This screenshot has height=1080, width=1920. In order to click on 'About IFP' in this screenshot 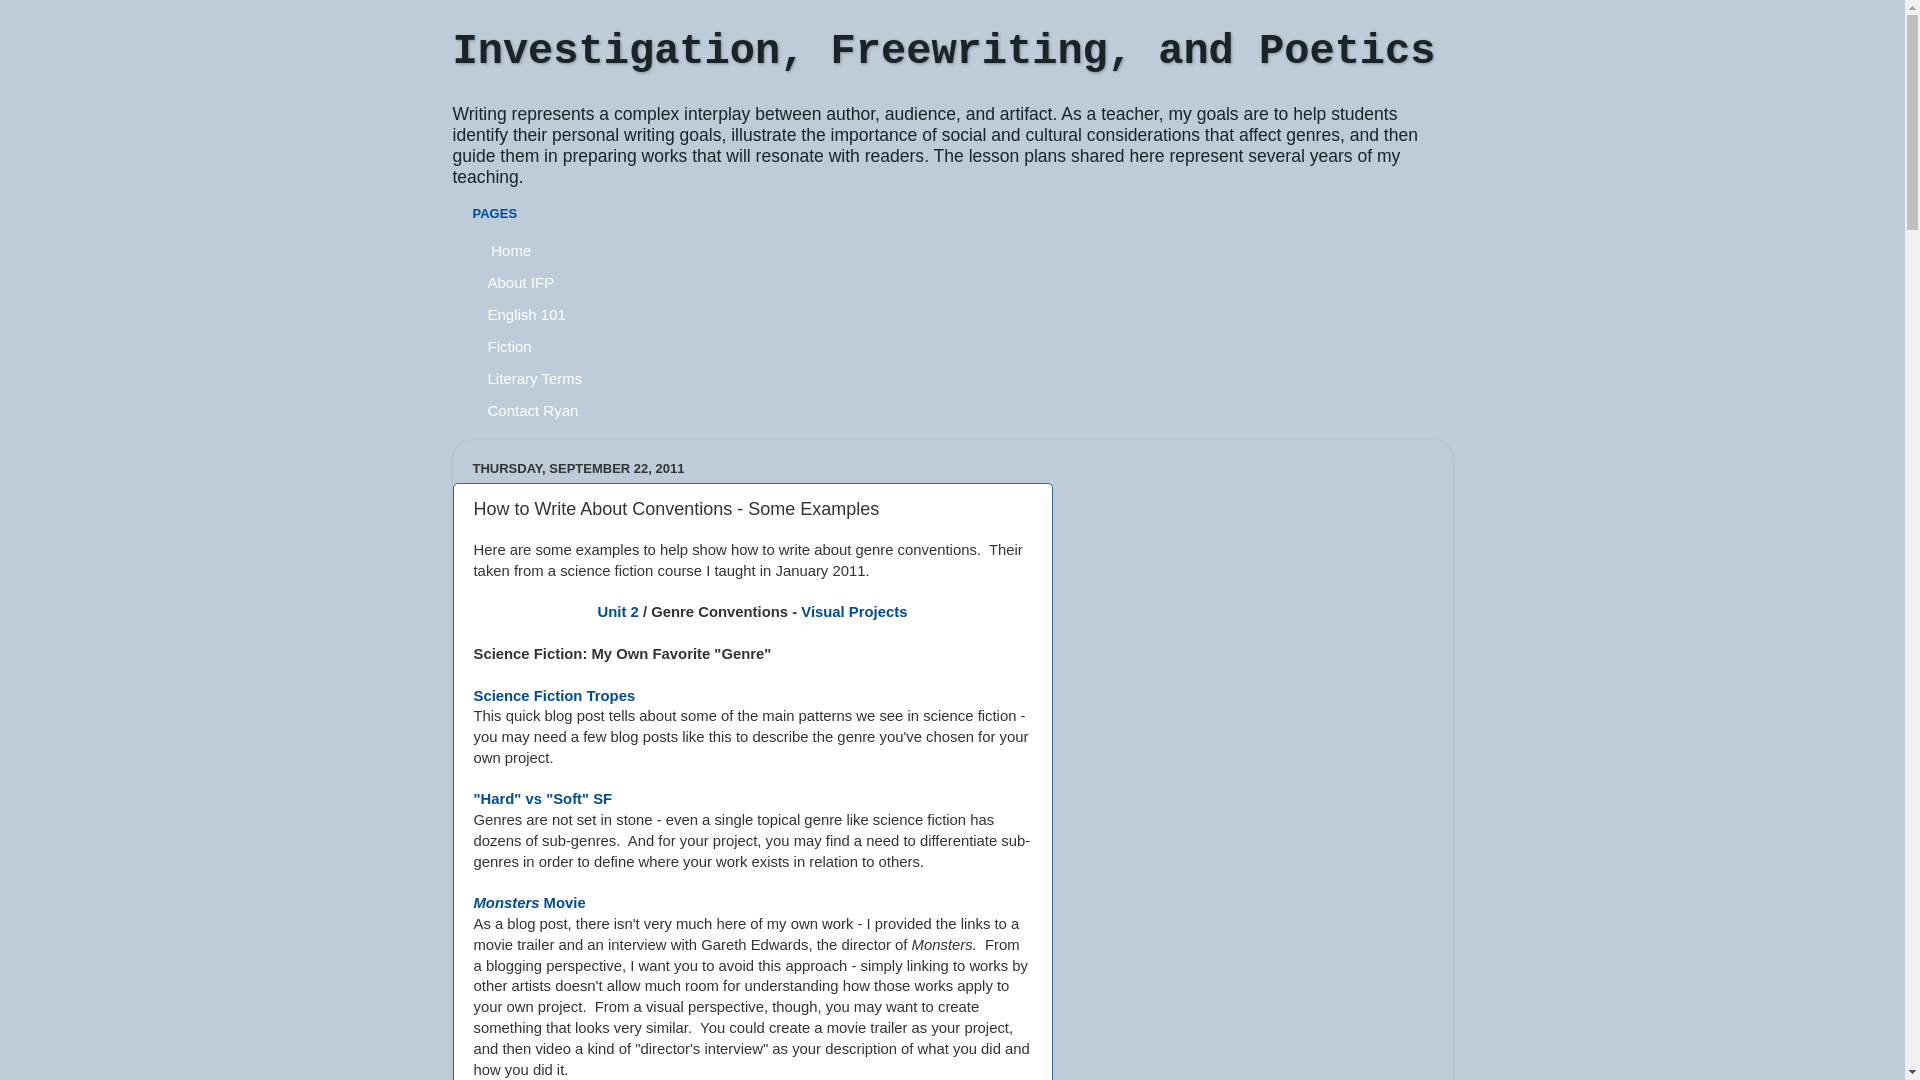, I will do `click(521, 281)`.